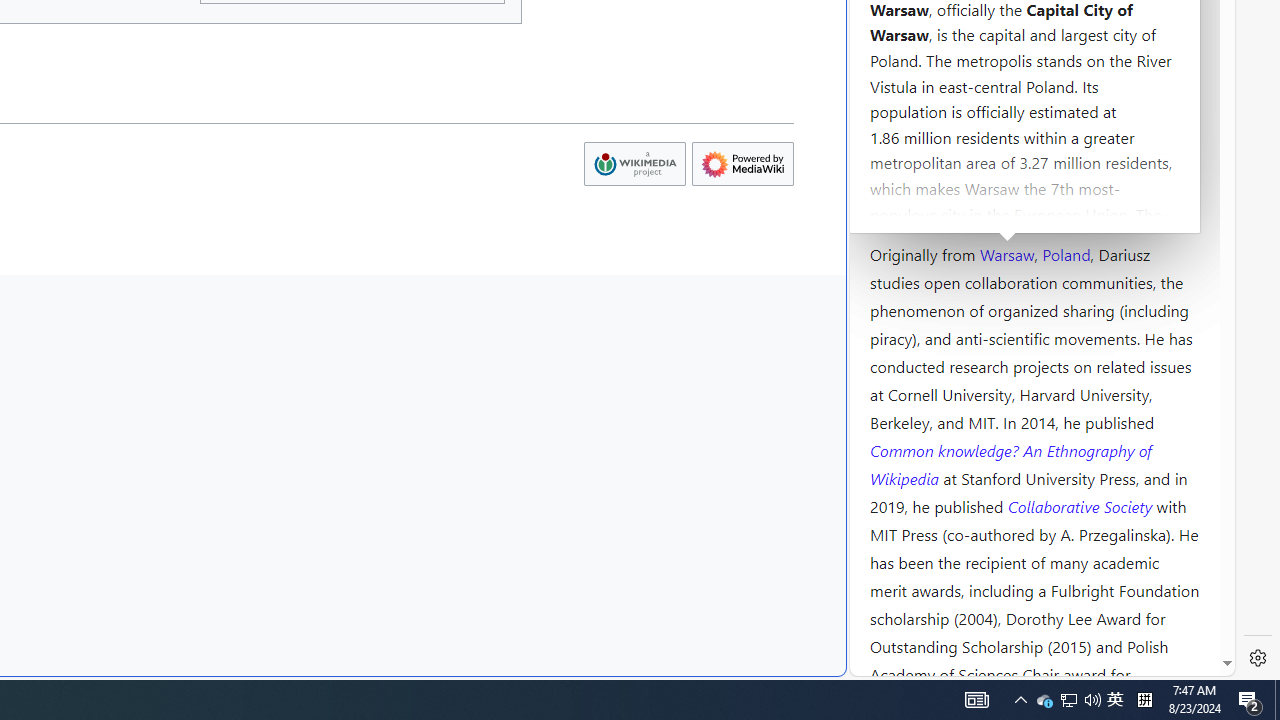 This screenshot has height=720, width=1280. I want to click on 'Collaborative Society ', so click(1081, 504).